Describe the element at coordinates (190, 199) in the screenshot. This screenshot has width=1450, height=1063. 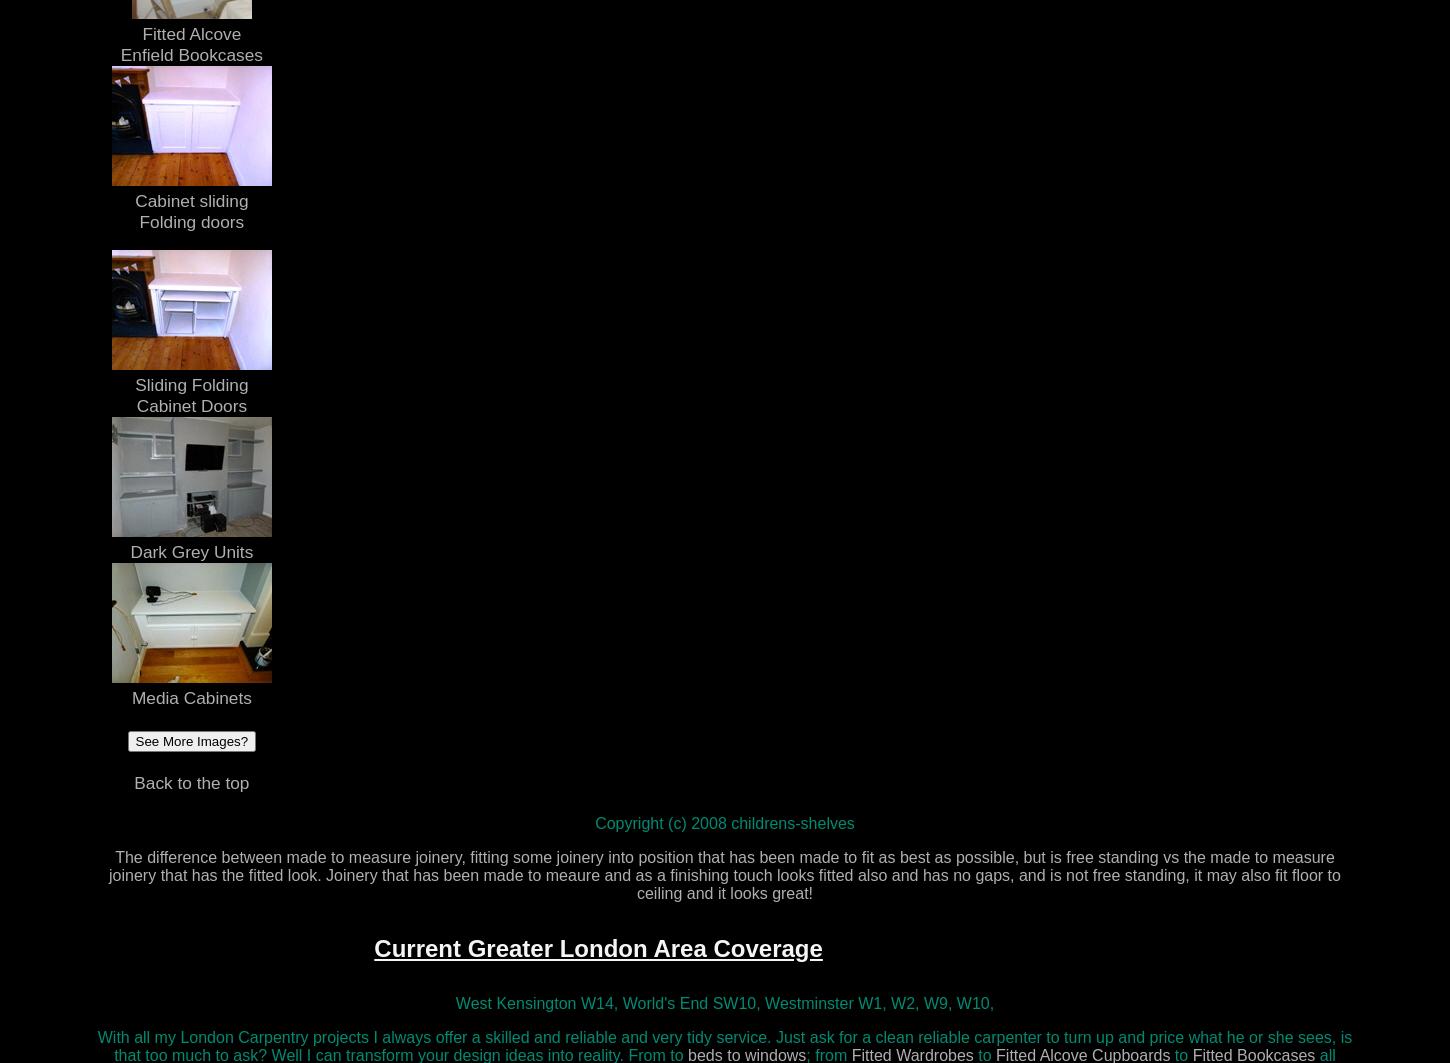
I see `'Cabinet sliding'` at that location.